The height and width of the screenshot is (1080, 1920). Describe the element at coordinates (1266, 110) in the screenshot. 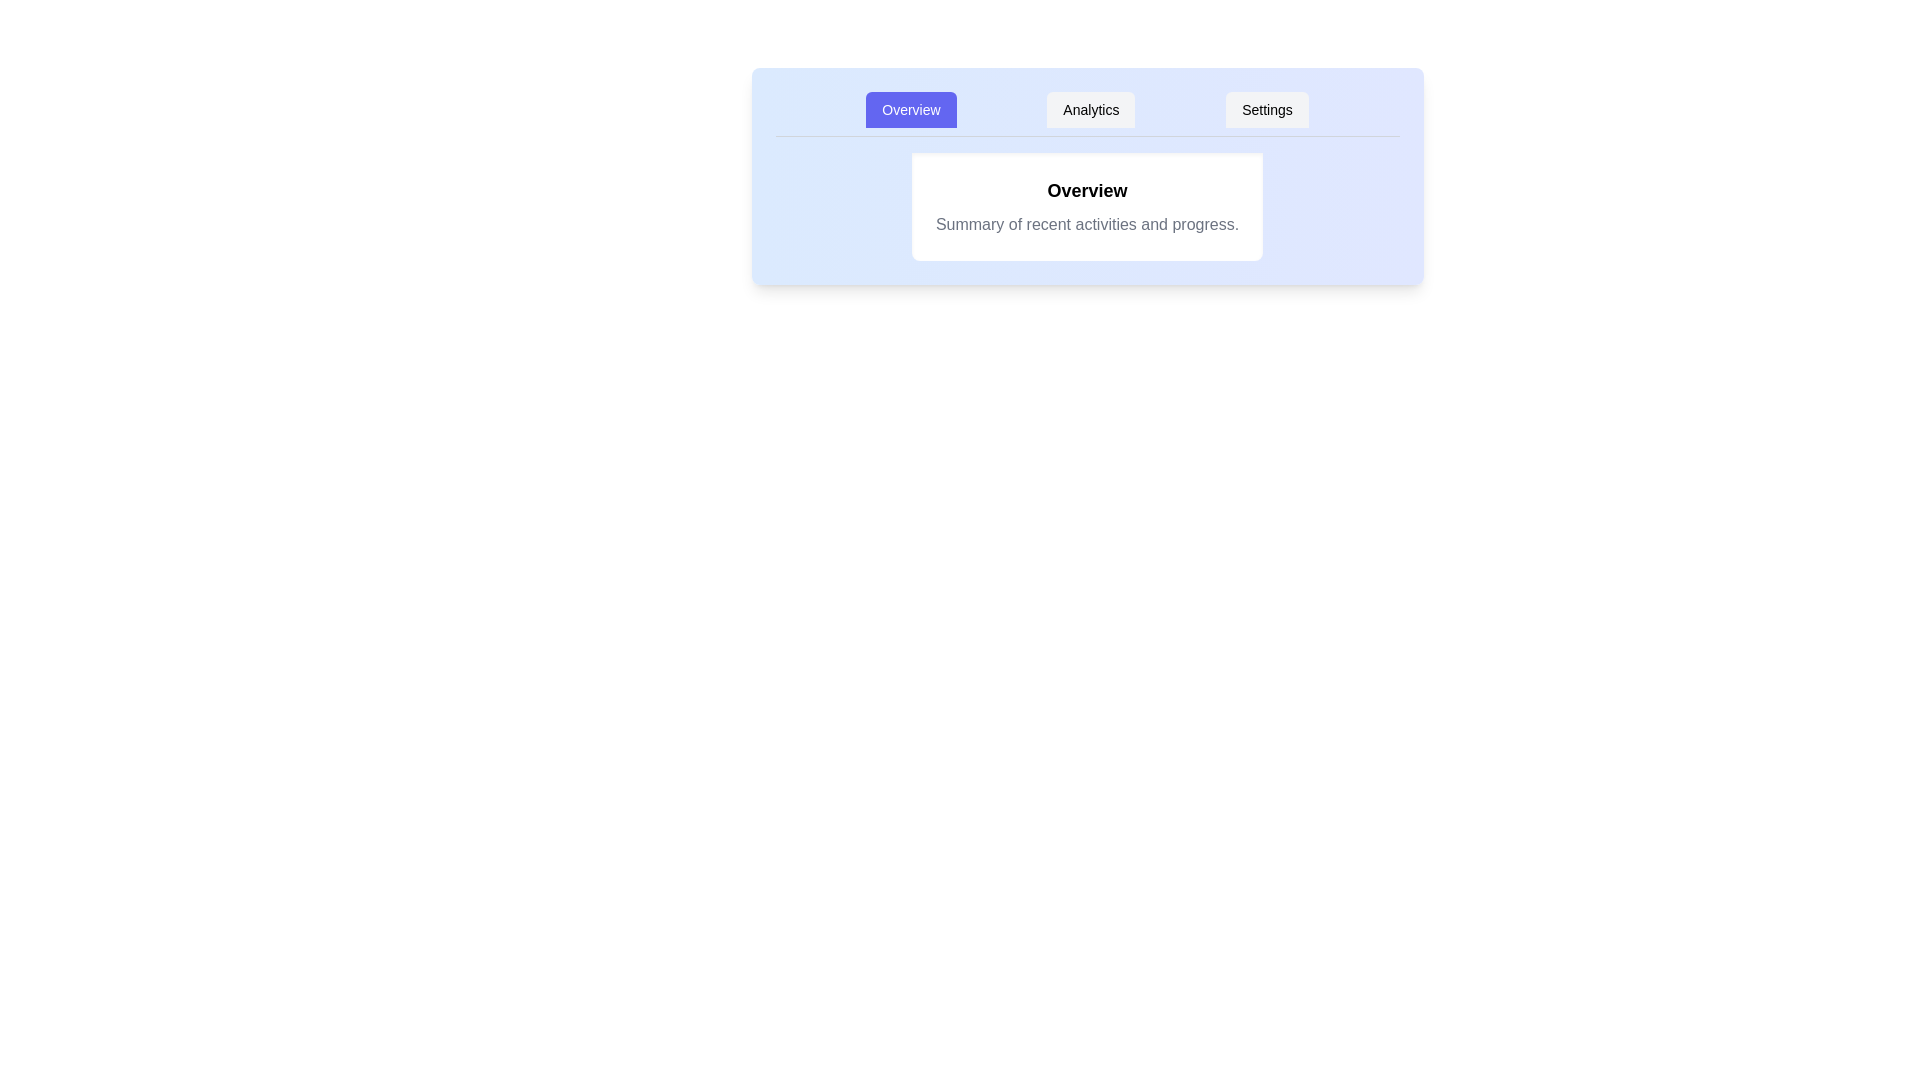

I see `the Settings tab` at that location.